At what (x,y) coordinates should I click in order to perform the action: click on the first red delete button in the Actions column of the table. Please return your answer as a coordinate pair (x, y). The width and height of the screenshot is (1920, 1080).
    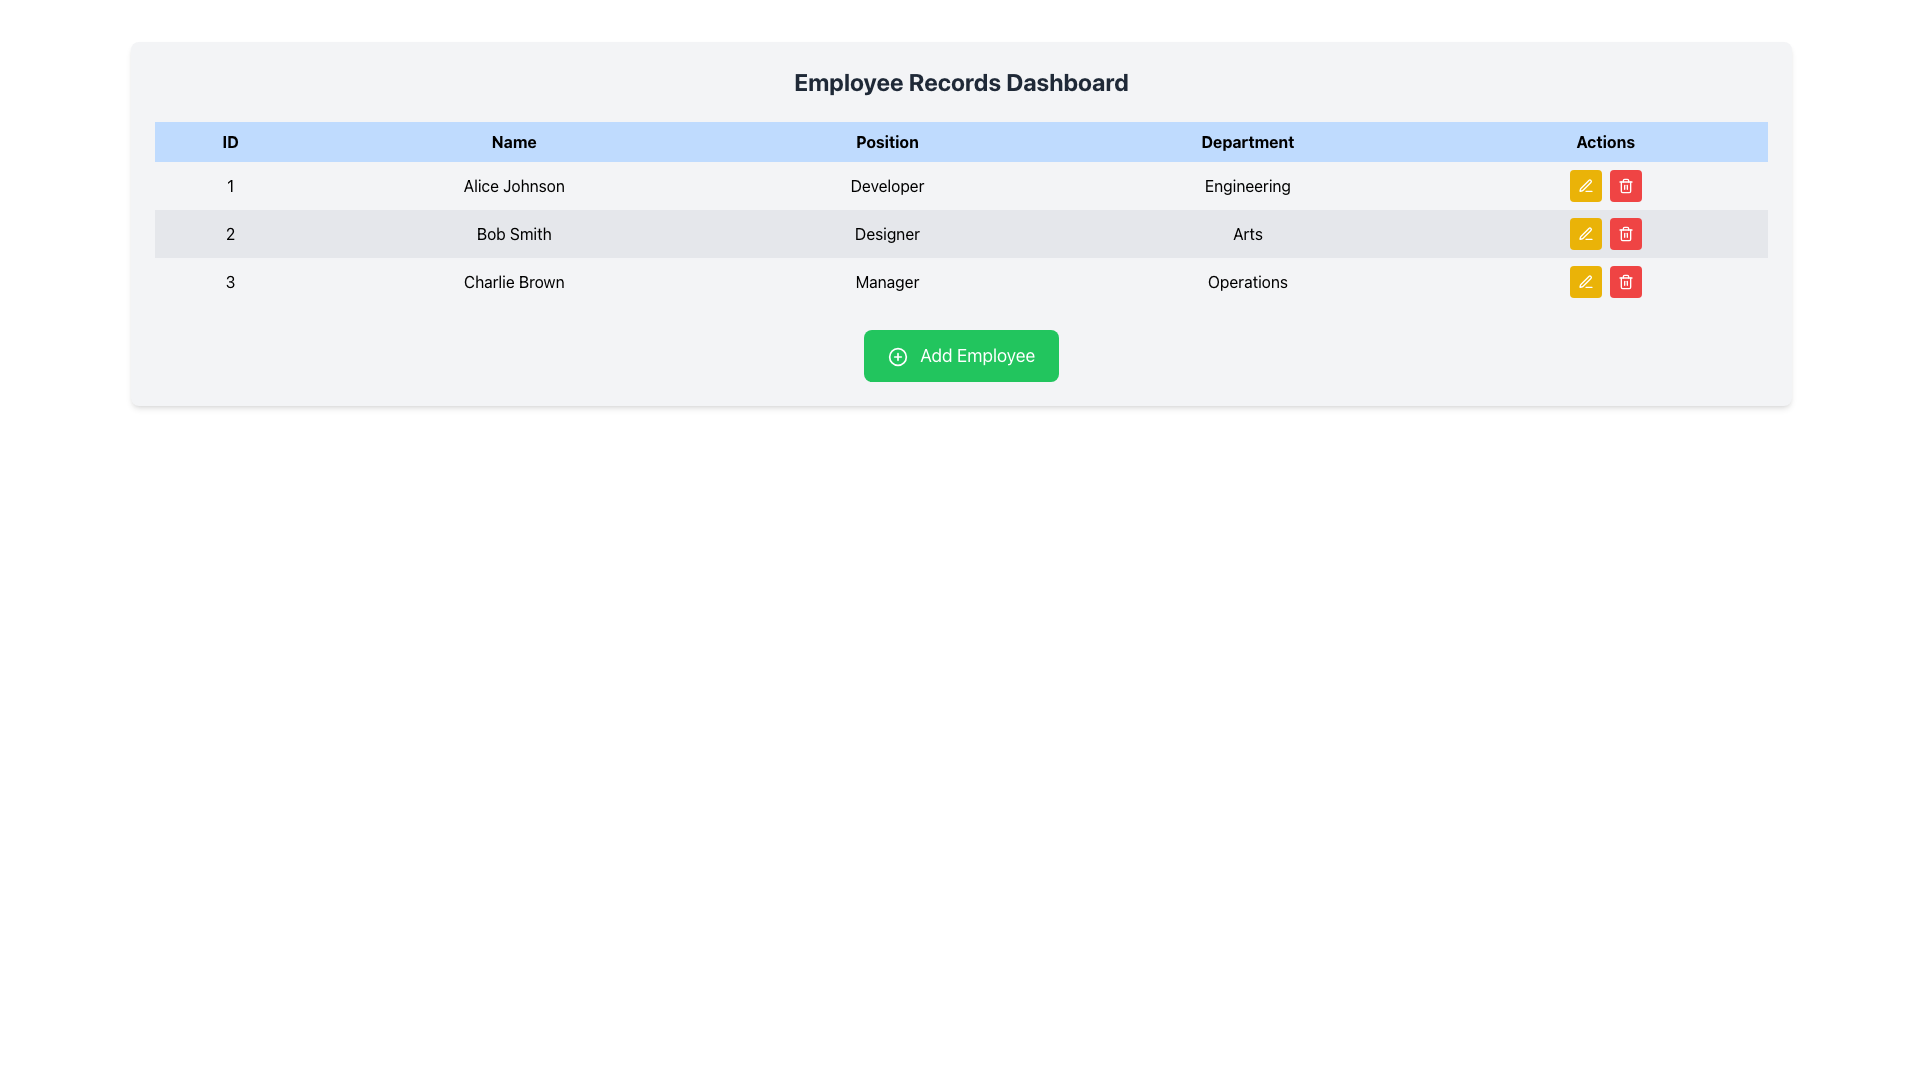
    Looking at the image, I should click on (1625, 233).